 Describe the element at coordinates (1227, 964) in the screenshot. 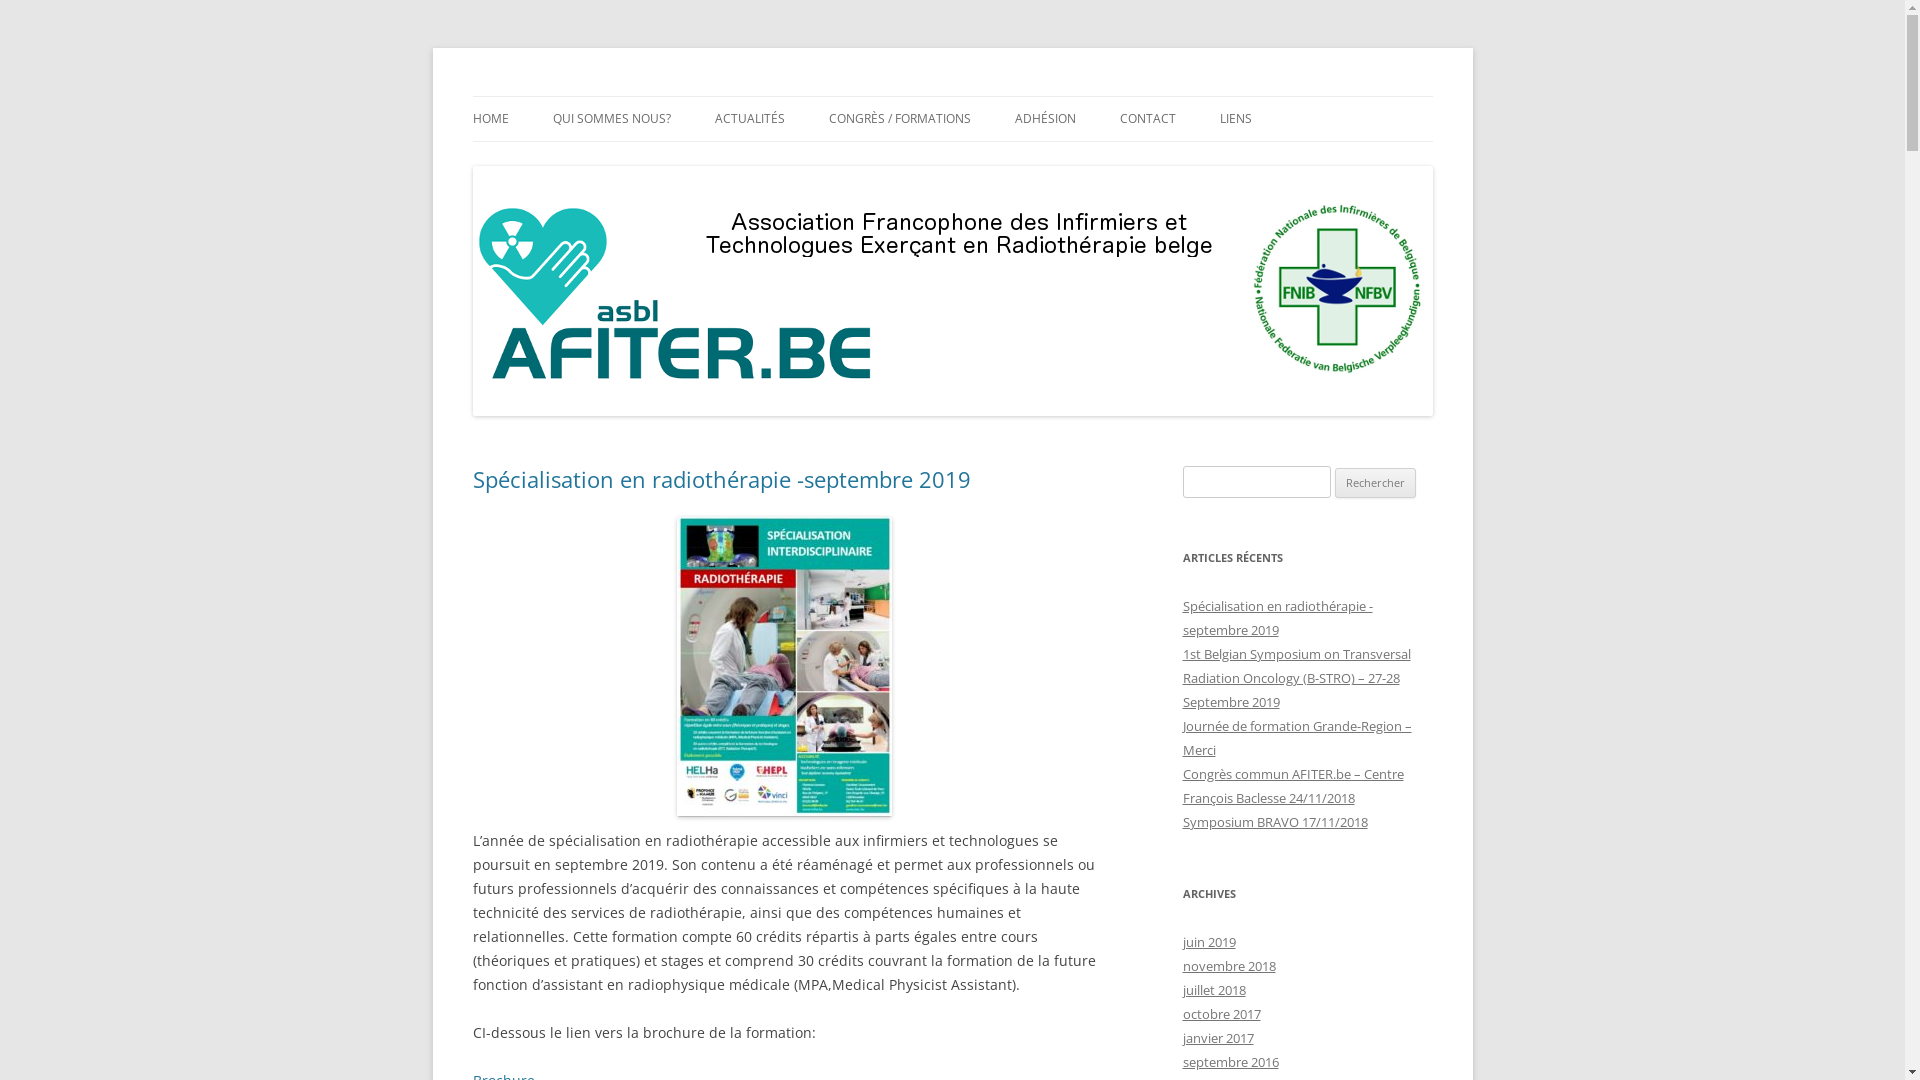

I see `'novembre 2018'` at that location.